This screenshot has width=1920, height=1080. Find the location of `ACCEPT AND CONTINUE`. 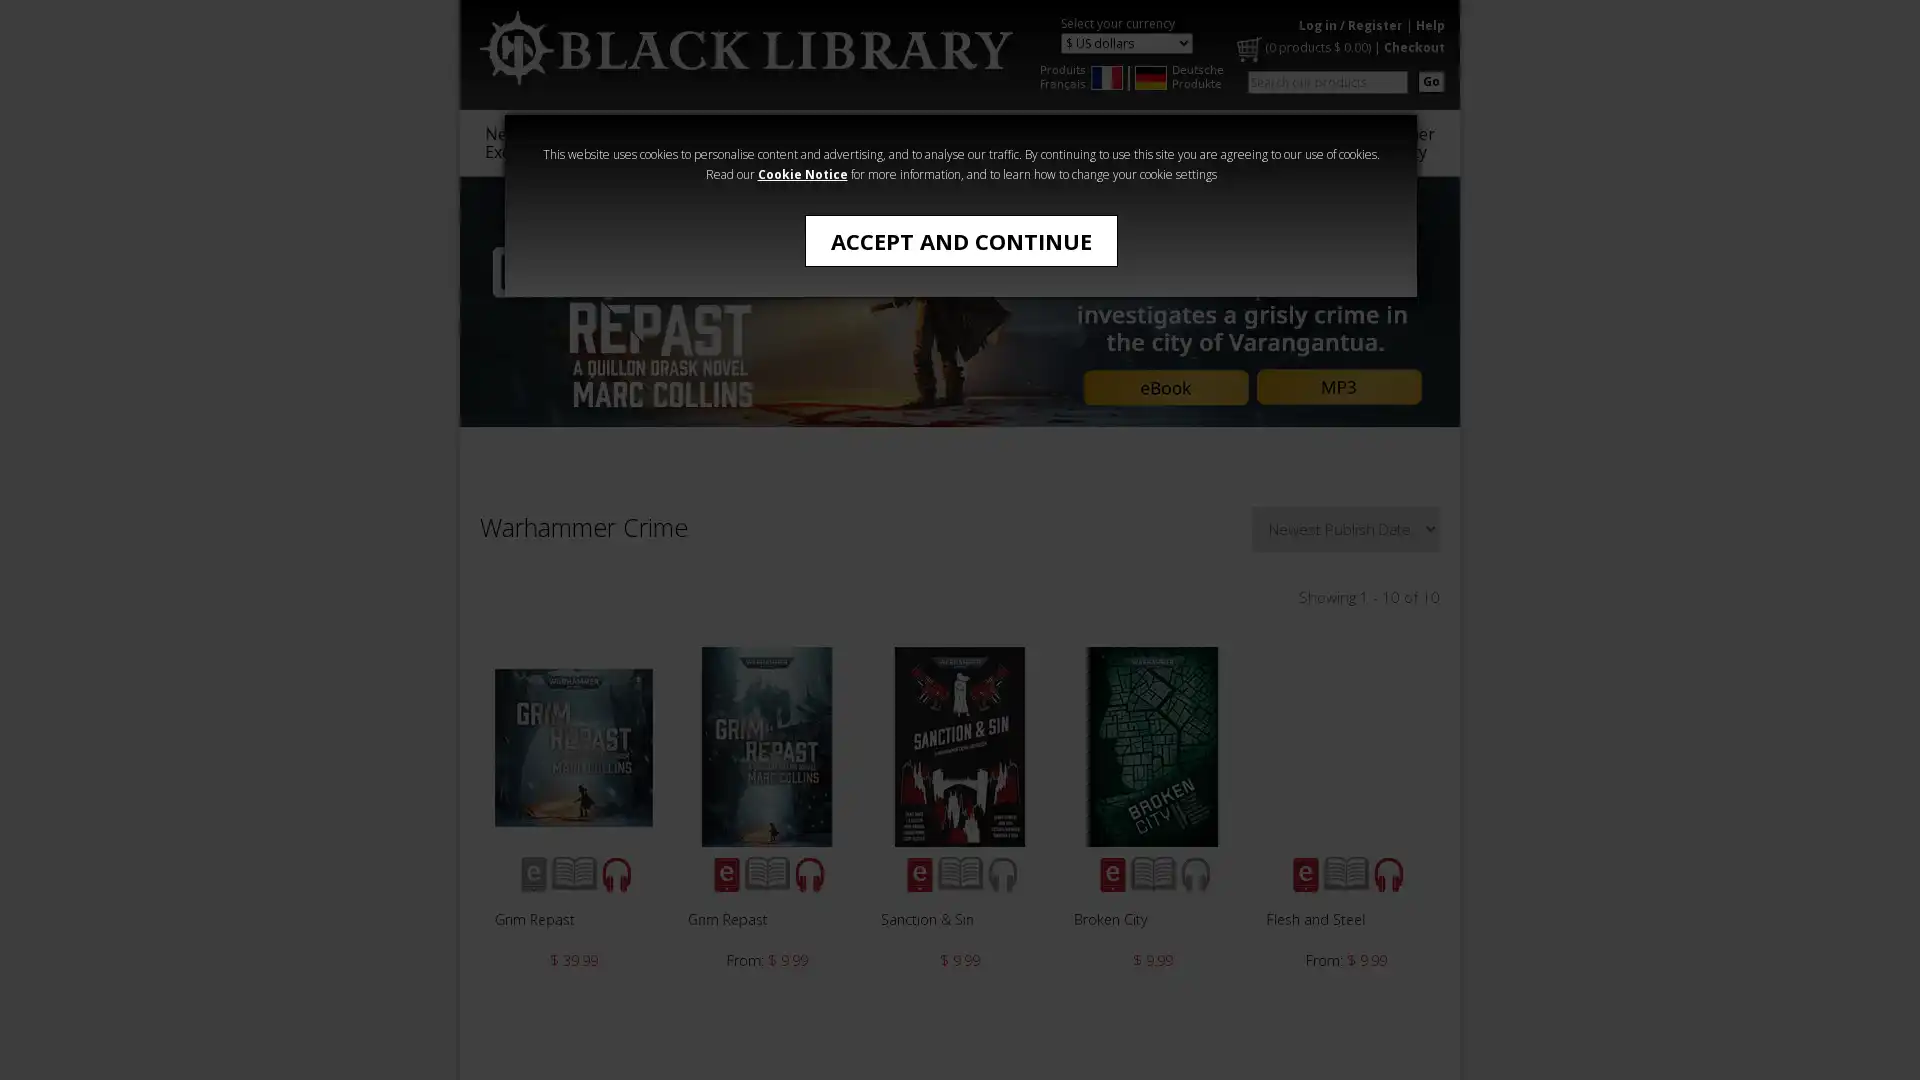

ACCEPT AND CONTINUE is located at coordinates (960, 239).